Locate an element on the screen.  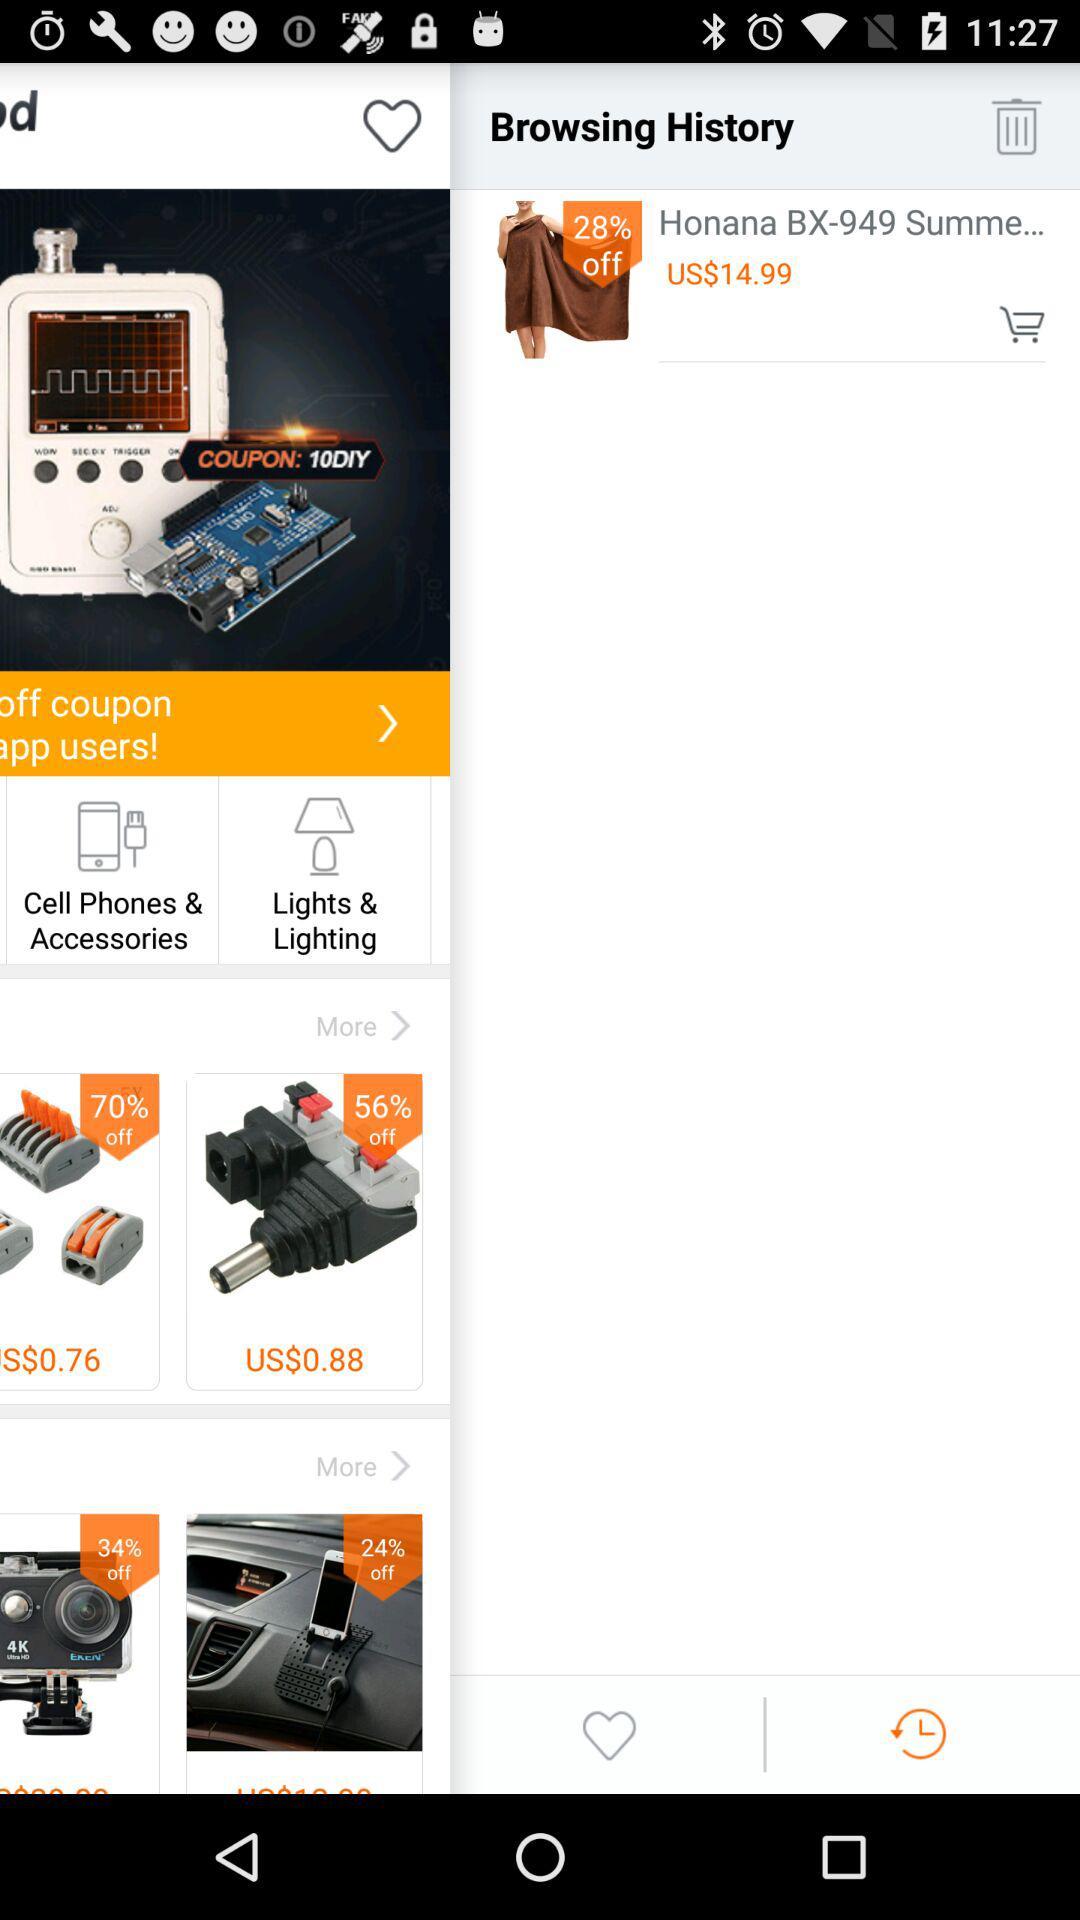
delete is located at coordinates (1016, 124).